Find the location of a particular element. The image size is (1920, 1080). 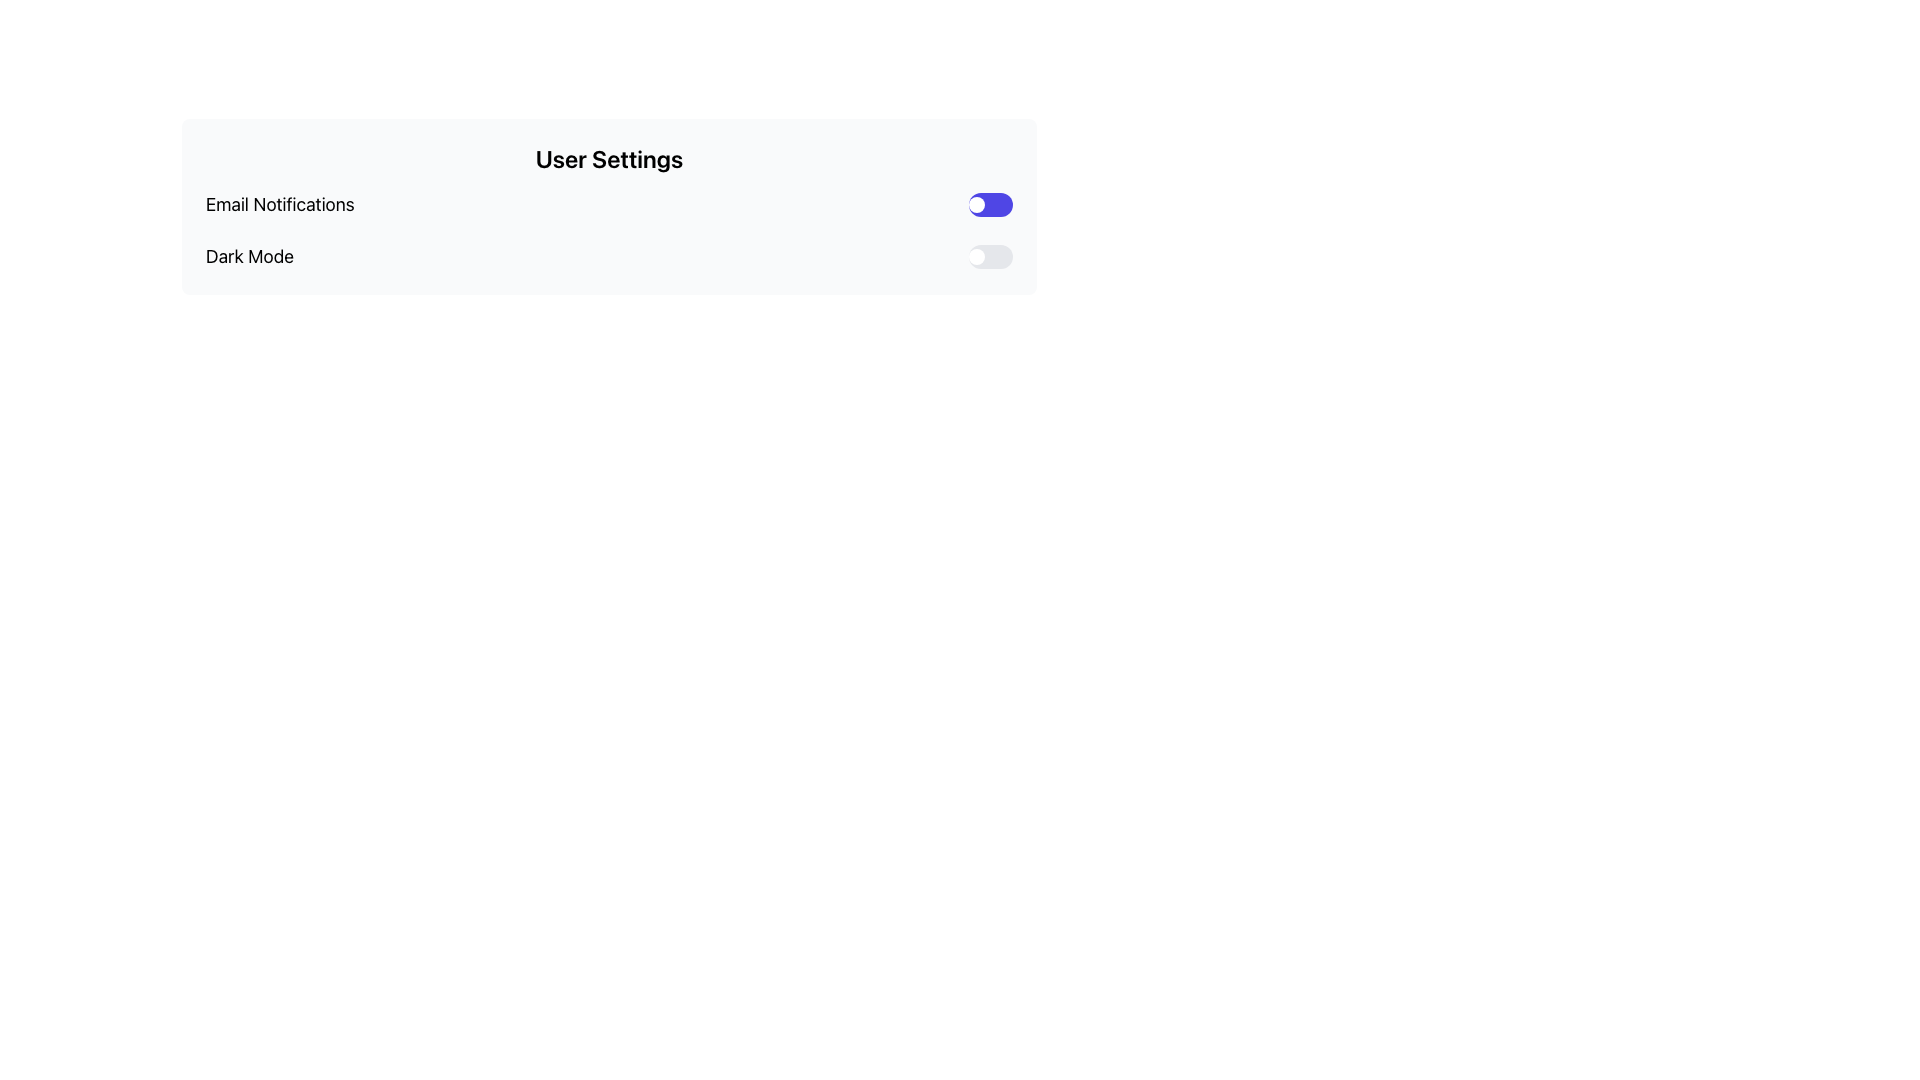

the toggle switch used is located at coordinates (990, 204).